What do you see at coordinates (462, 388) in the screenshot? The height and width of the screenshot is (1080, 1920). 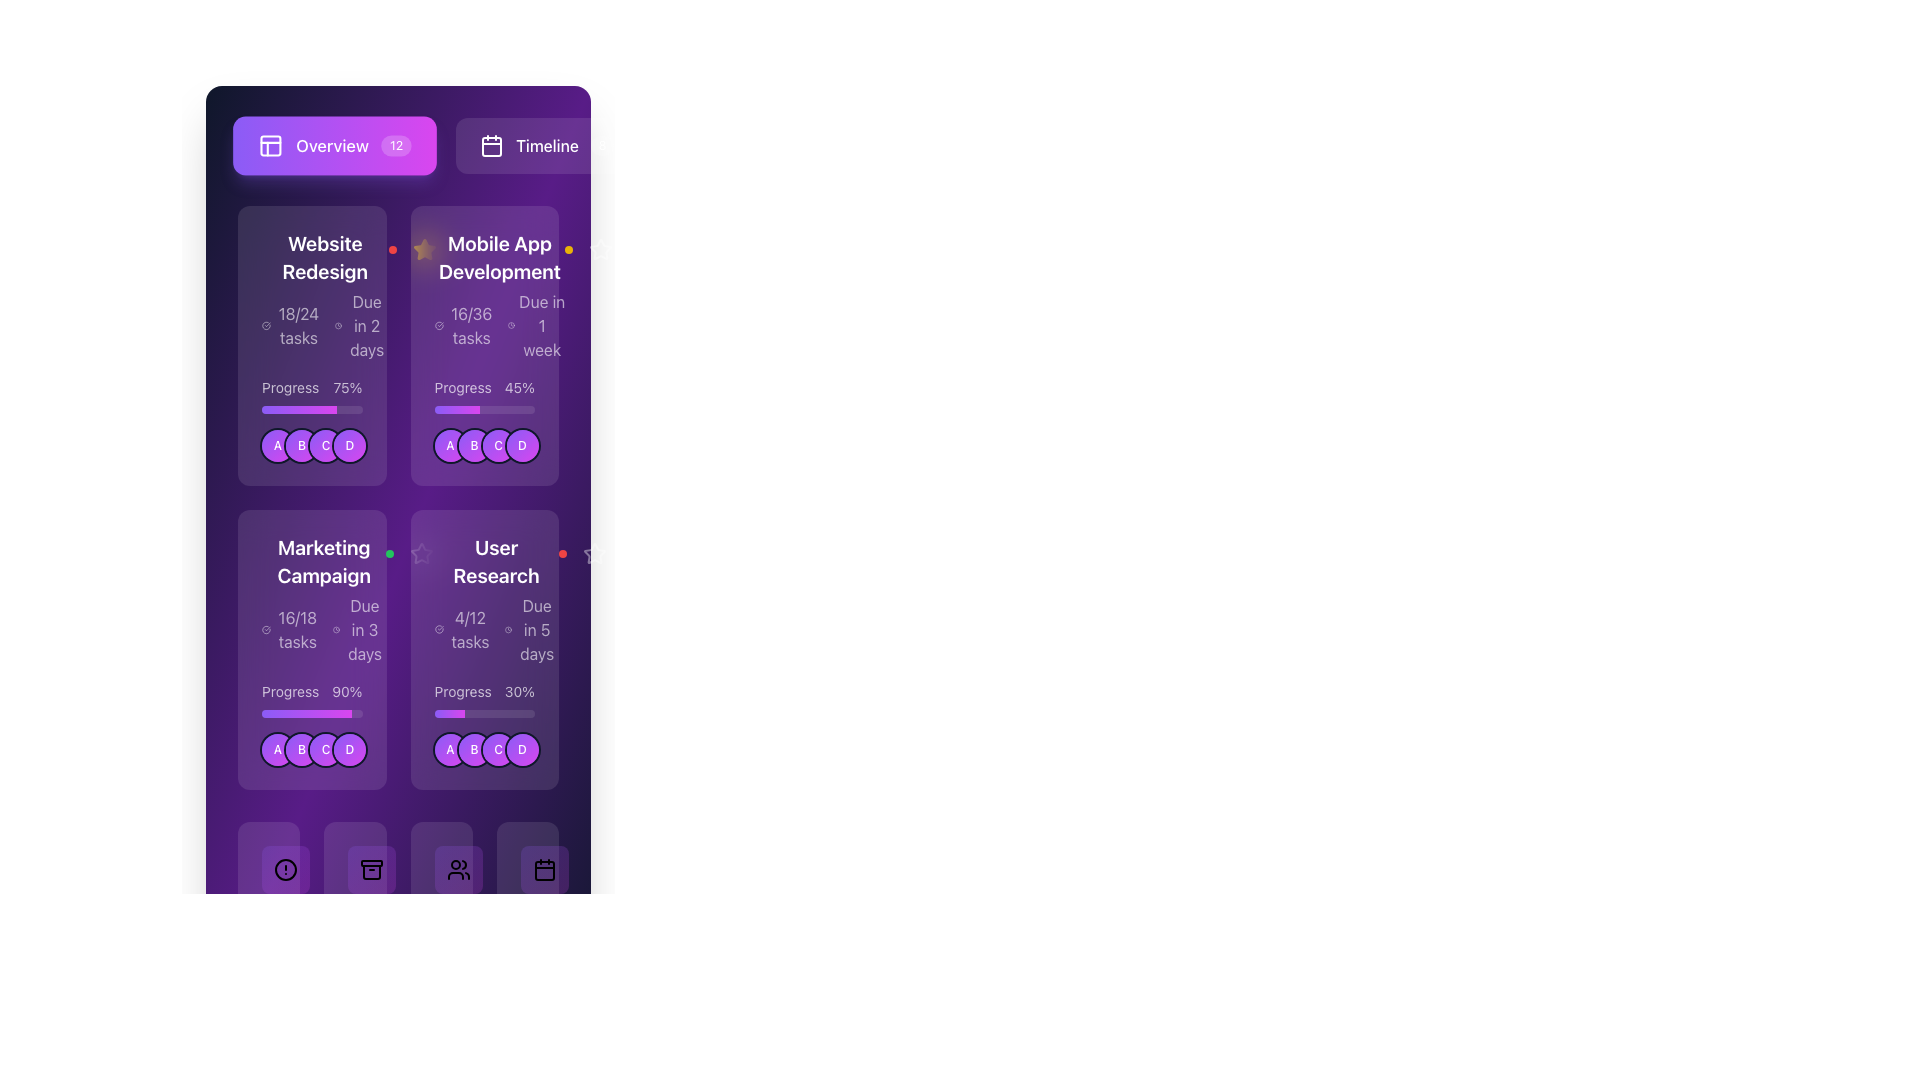 I see `the label indicating the progress percentage of the task within the 'Mobile App Development' card in the second column, first row of the grid layout` at bounding box center [462, 388].